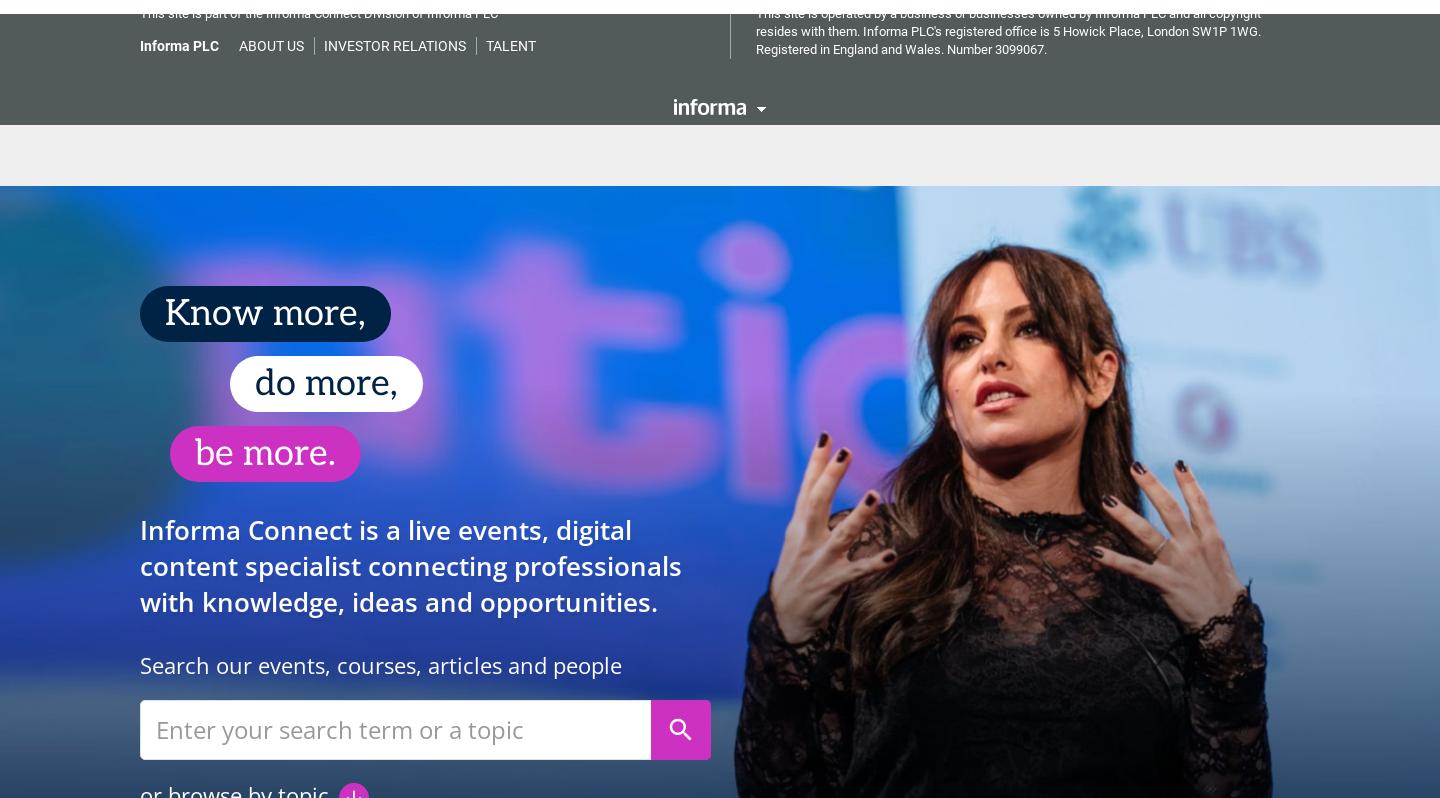 This screenshot has width=1440, height=798. What do you see at coordinates (680, 715) in the screenshot?
I see `'search'` at bounding box center [680, 715].